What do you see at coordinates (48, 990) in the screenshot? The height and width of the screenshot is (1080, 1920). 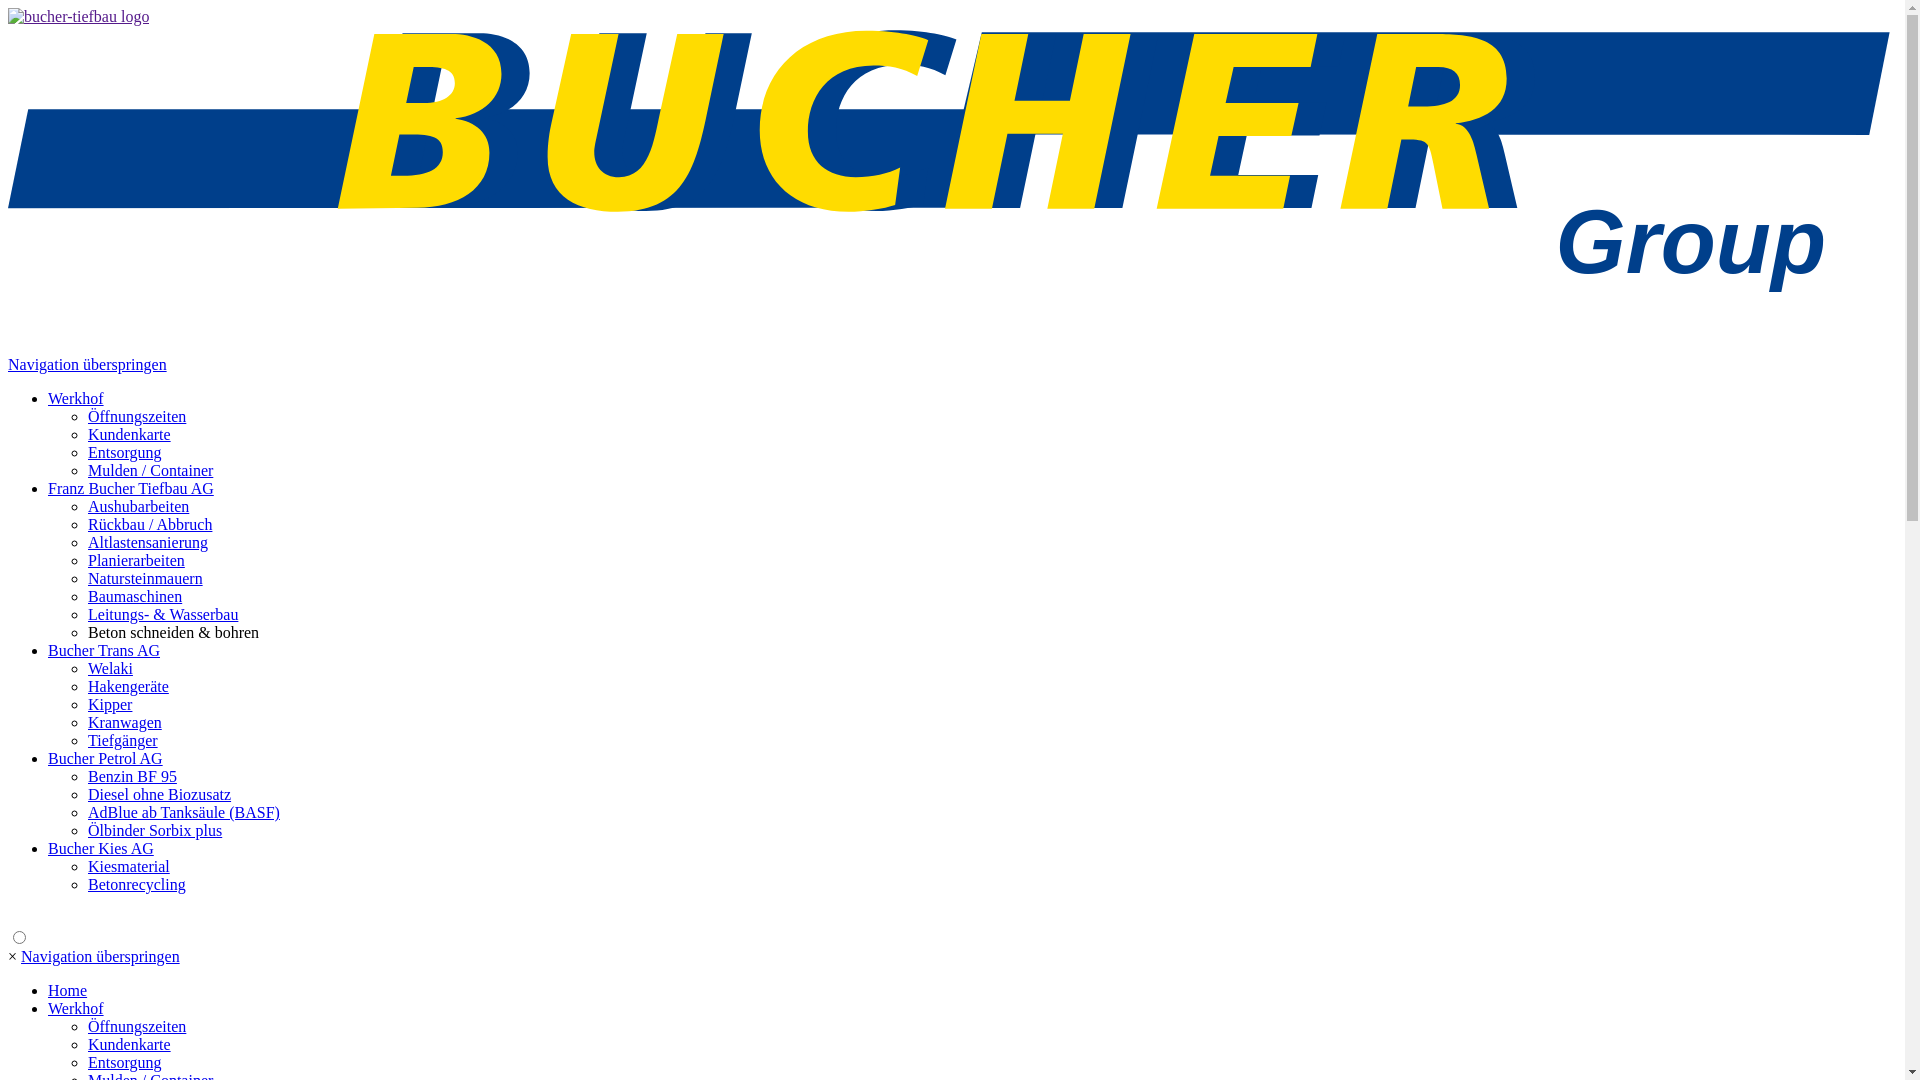 I see `'Home'` at bounding box center [48, 990].